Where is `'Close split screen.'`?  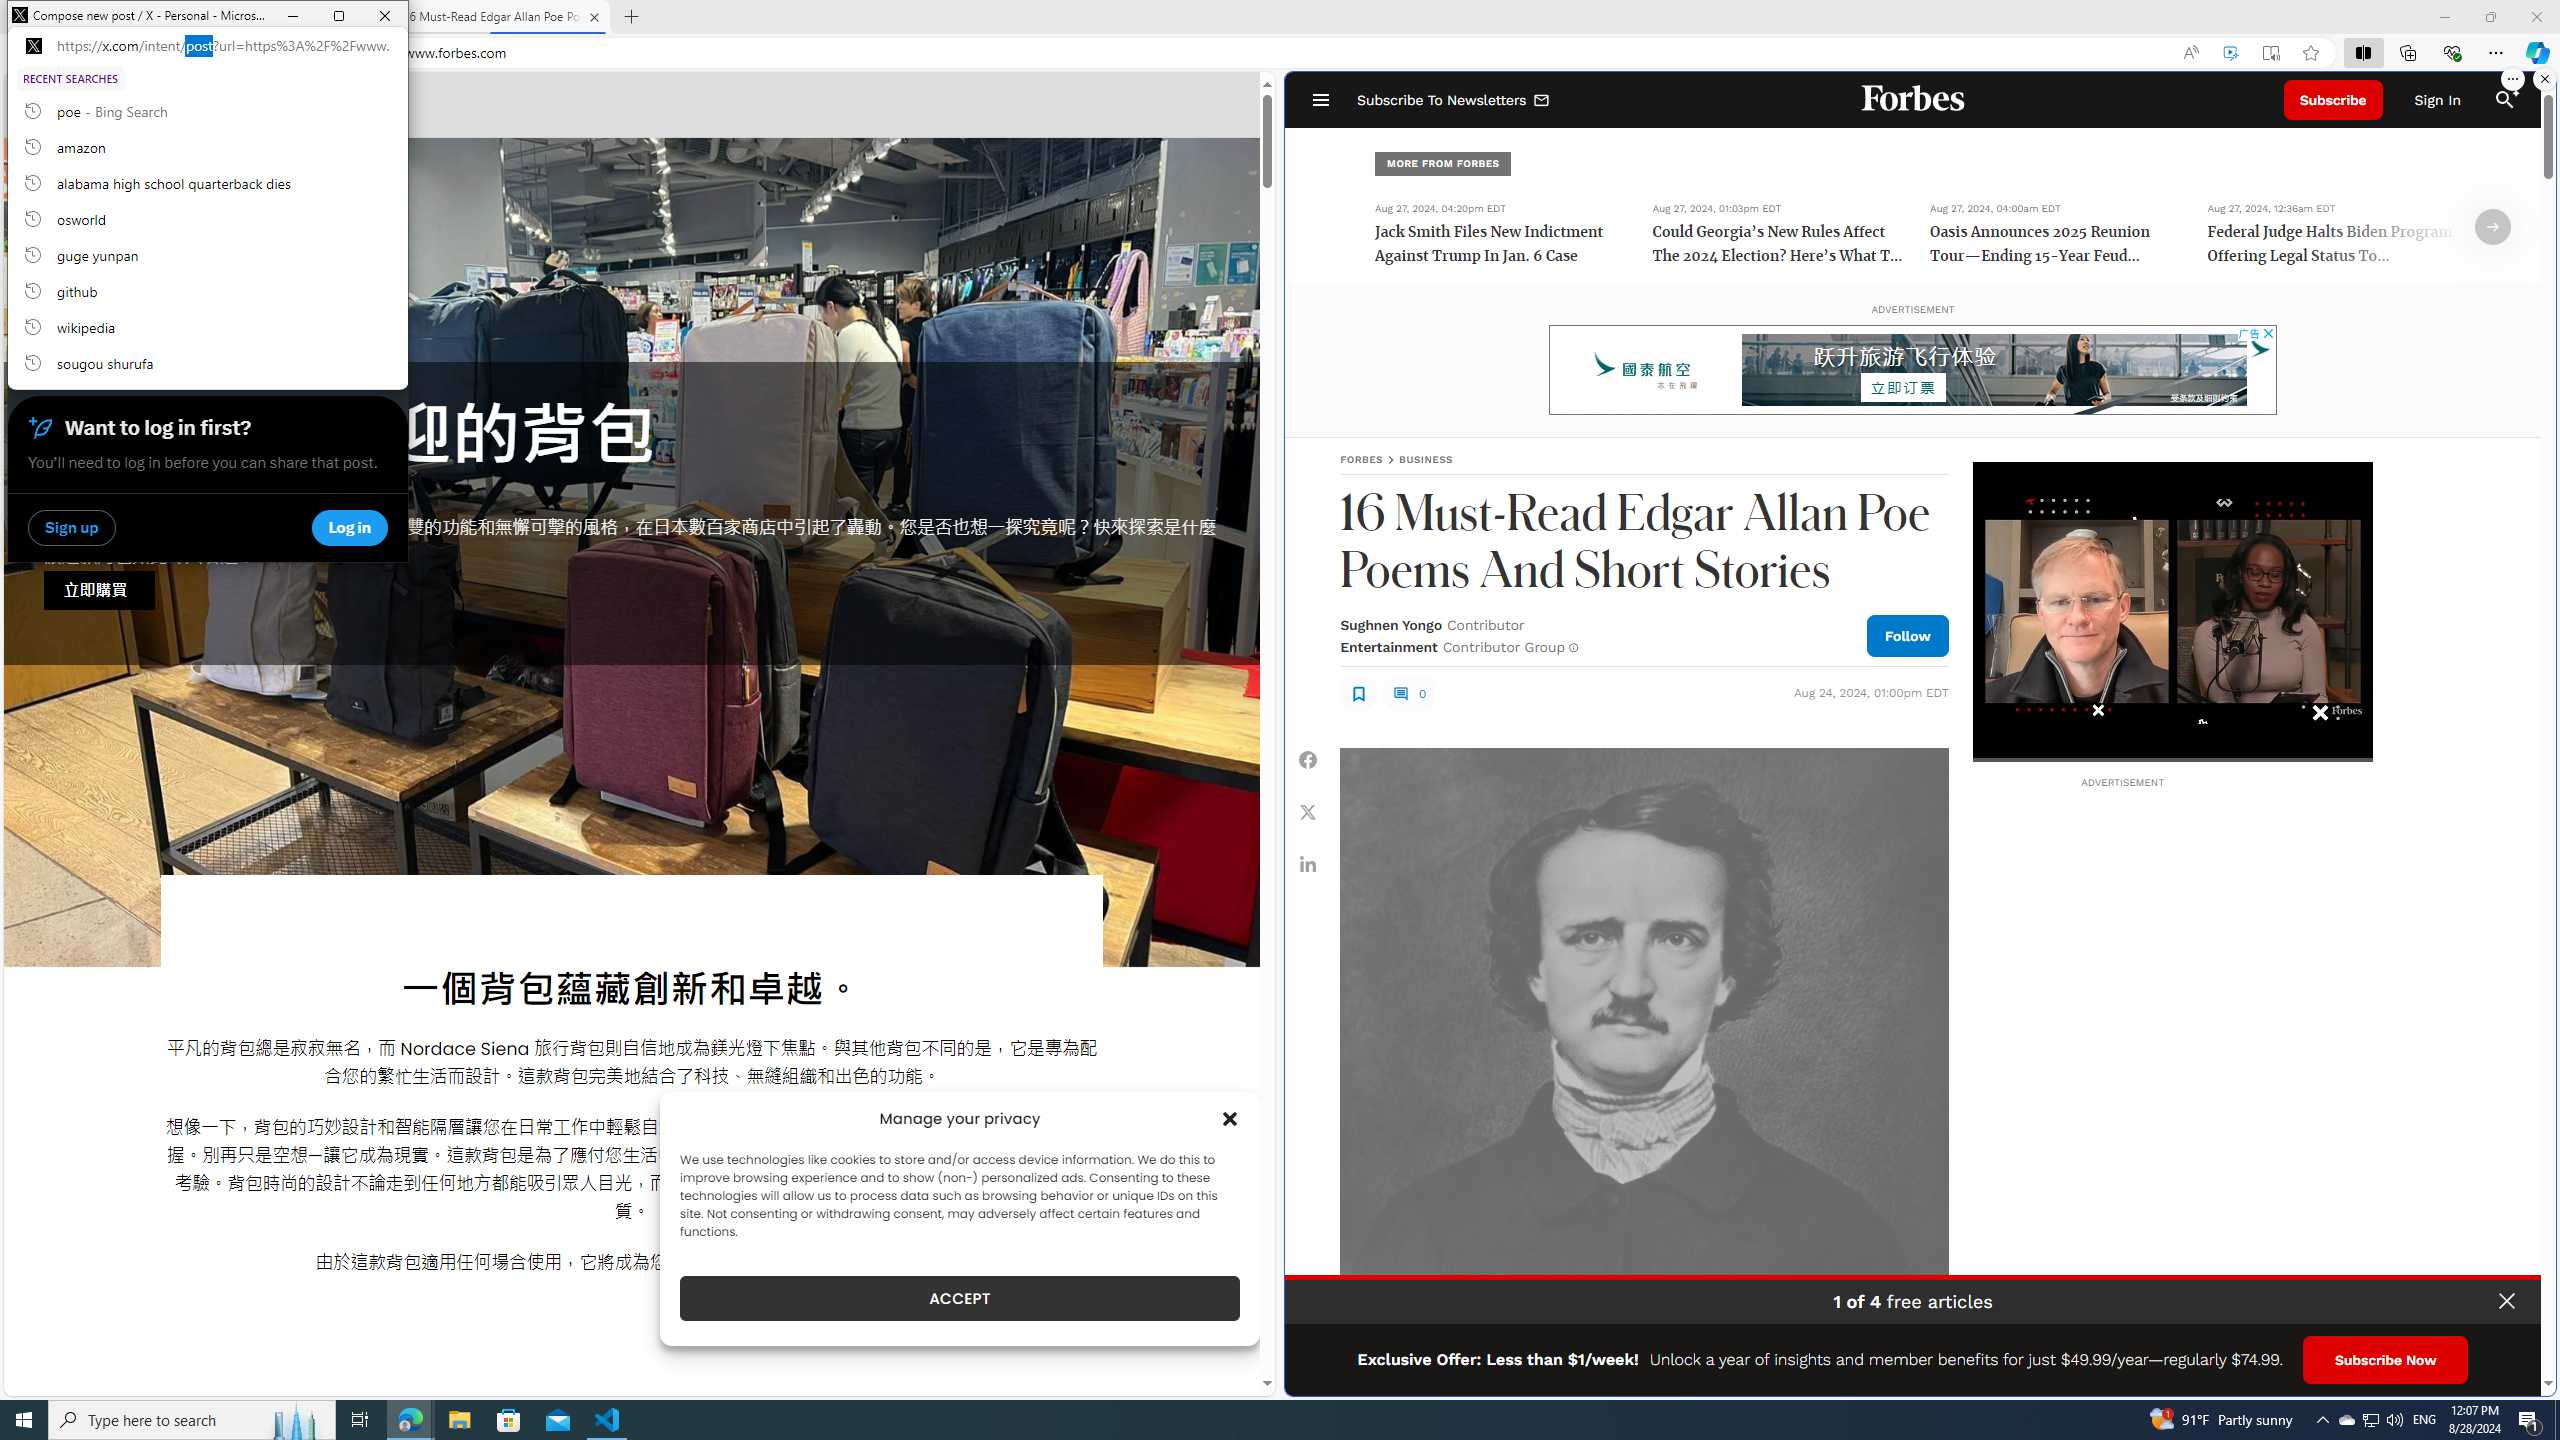
'Close split screen.' is located at coordinates (2543, 78).